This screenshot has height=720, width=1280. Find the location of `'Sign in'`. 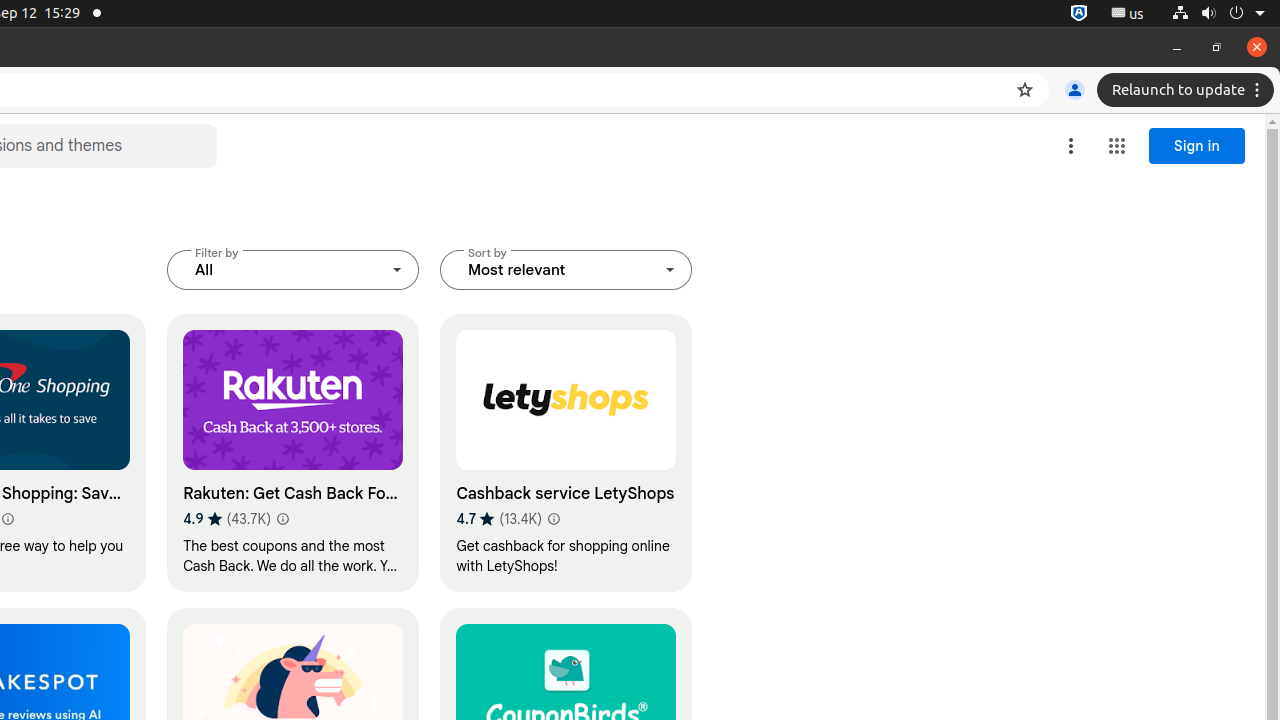

'Sign in' is located at coordinates (1197, 145).